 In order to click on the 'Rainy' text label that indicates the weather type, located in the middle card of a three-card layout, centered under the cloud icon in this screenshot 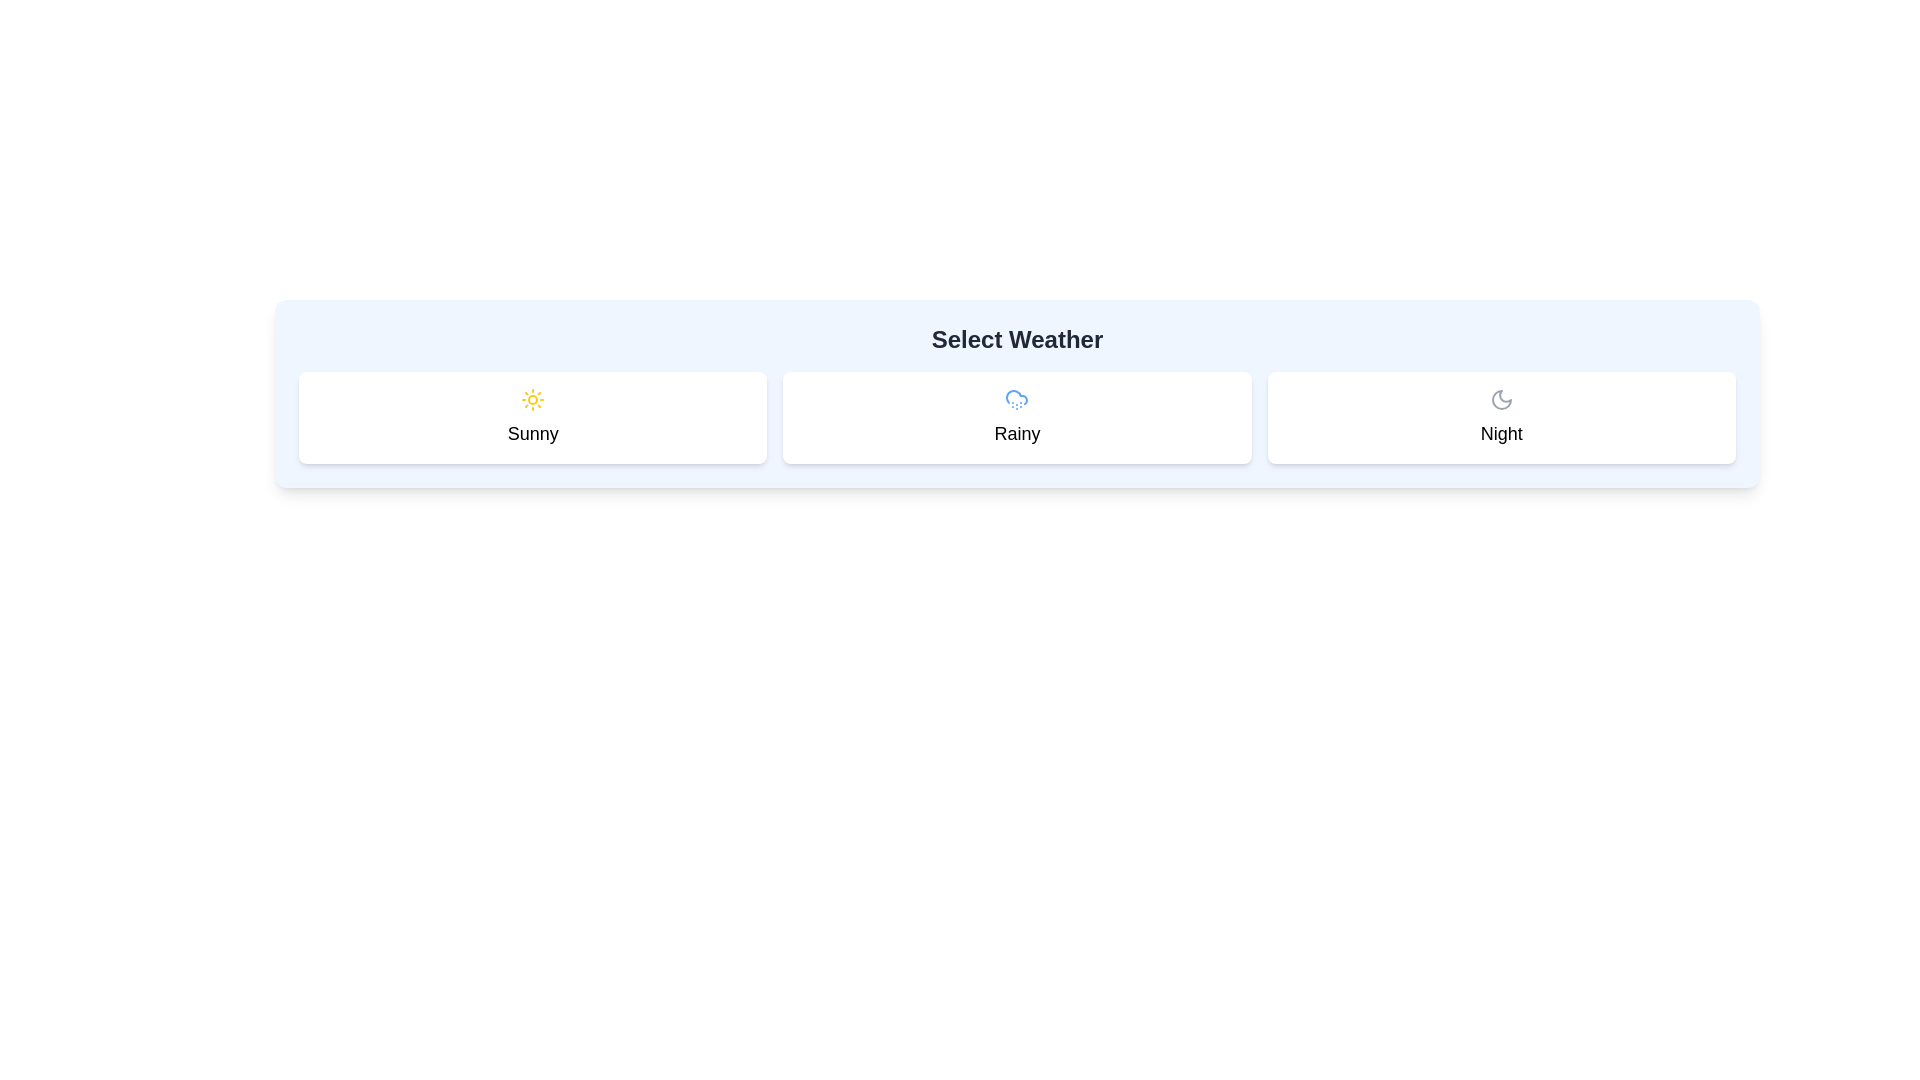, I will do `click(1017, 433)`.